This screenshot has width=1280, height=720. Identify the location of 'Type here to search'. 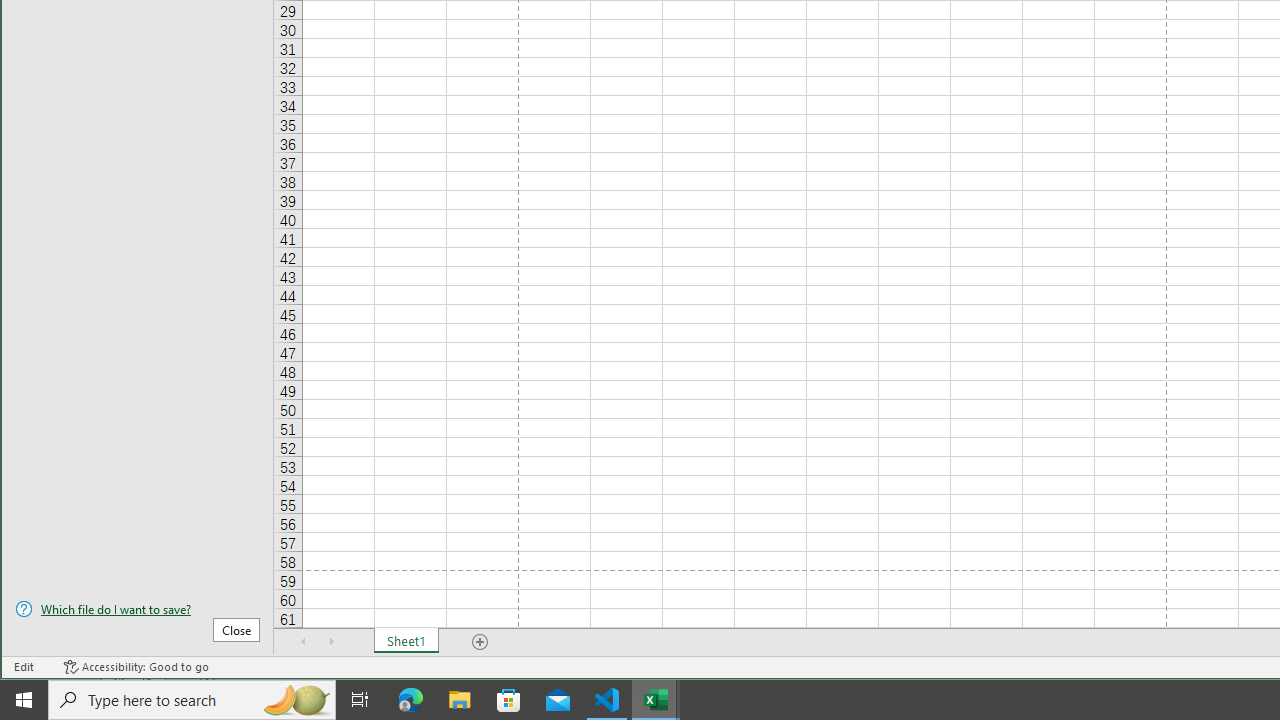
(192, 698).